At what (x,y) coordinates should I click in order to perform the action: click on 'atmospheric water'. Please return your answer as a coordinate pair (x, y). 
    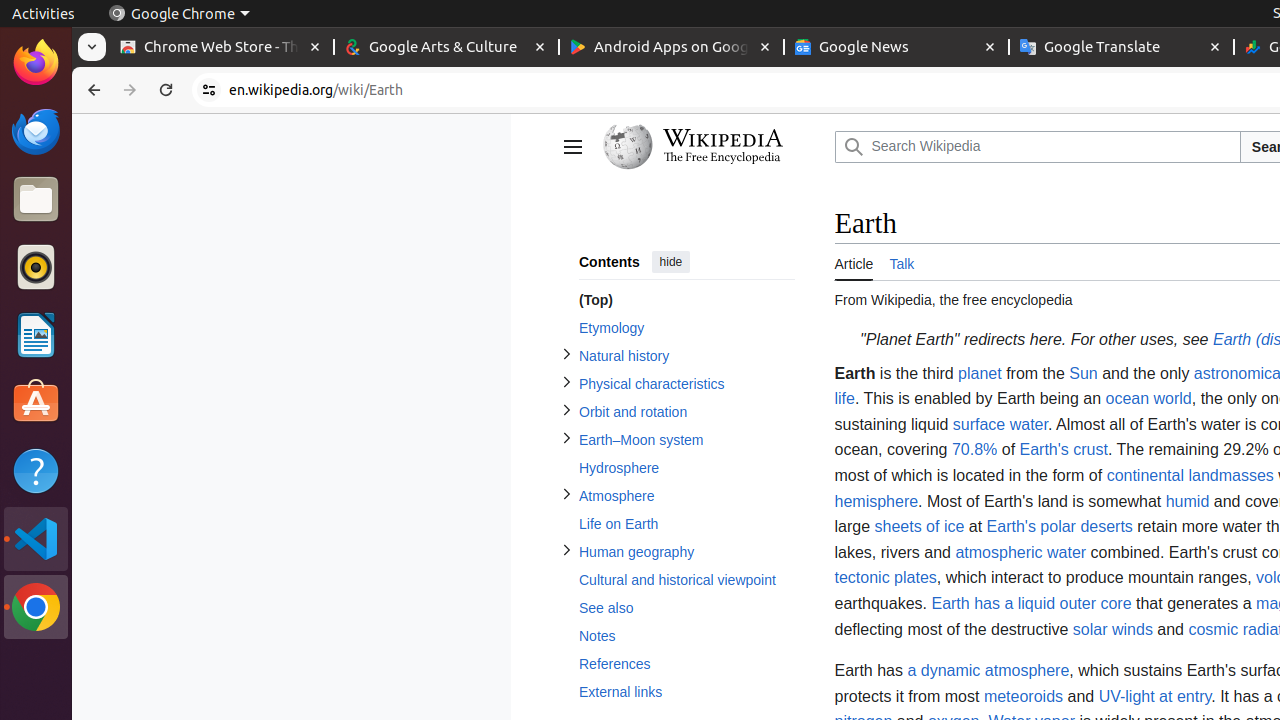
    Looking at the image, I should click on (1021, 552).